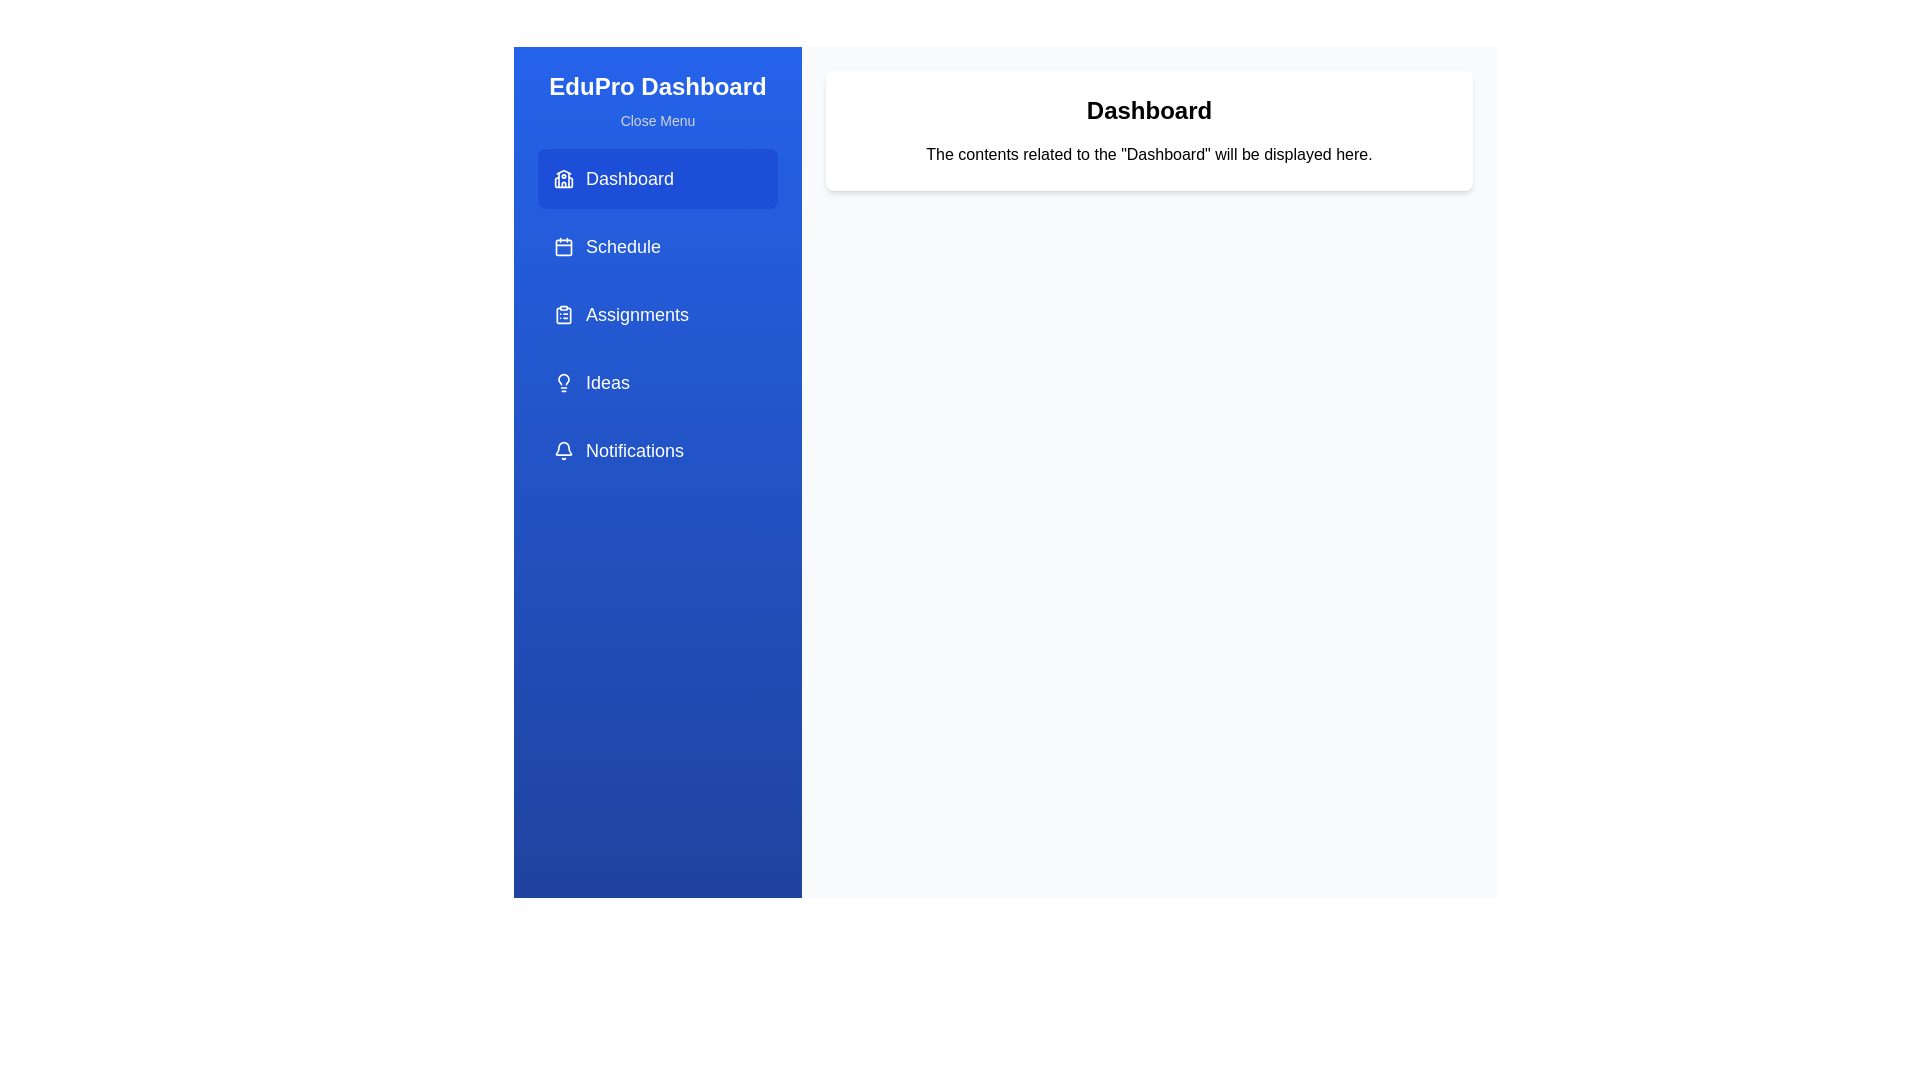  What do you see at coordinates (657, 451) in the screenshot?
I see `the Notifications section by clicking on its corresponding sidebar item` at bounding box center [657, 451].